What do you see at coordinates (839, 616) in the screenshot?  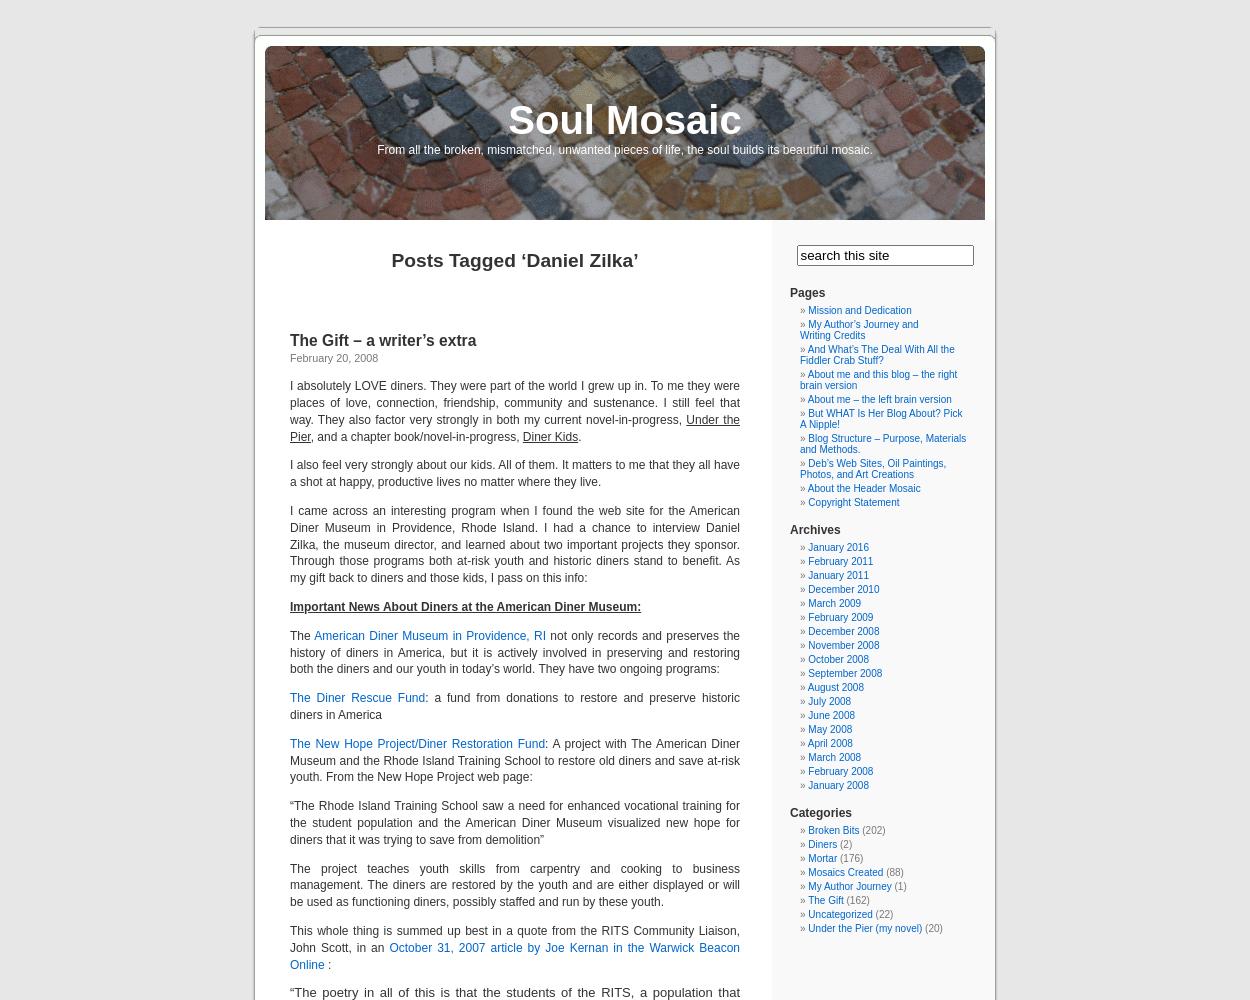 I see `'February 2009'` at bounding box center [839, 616].